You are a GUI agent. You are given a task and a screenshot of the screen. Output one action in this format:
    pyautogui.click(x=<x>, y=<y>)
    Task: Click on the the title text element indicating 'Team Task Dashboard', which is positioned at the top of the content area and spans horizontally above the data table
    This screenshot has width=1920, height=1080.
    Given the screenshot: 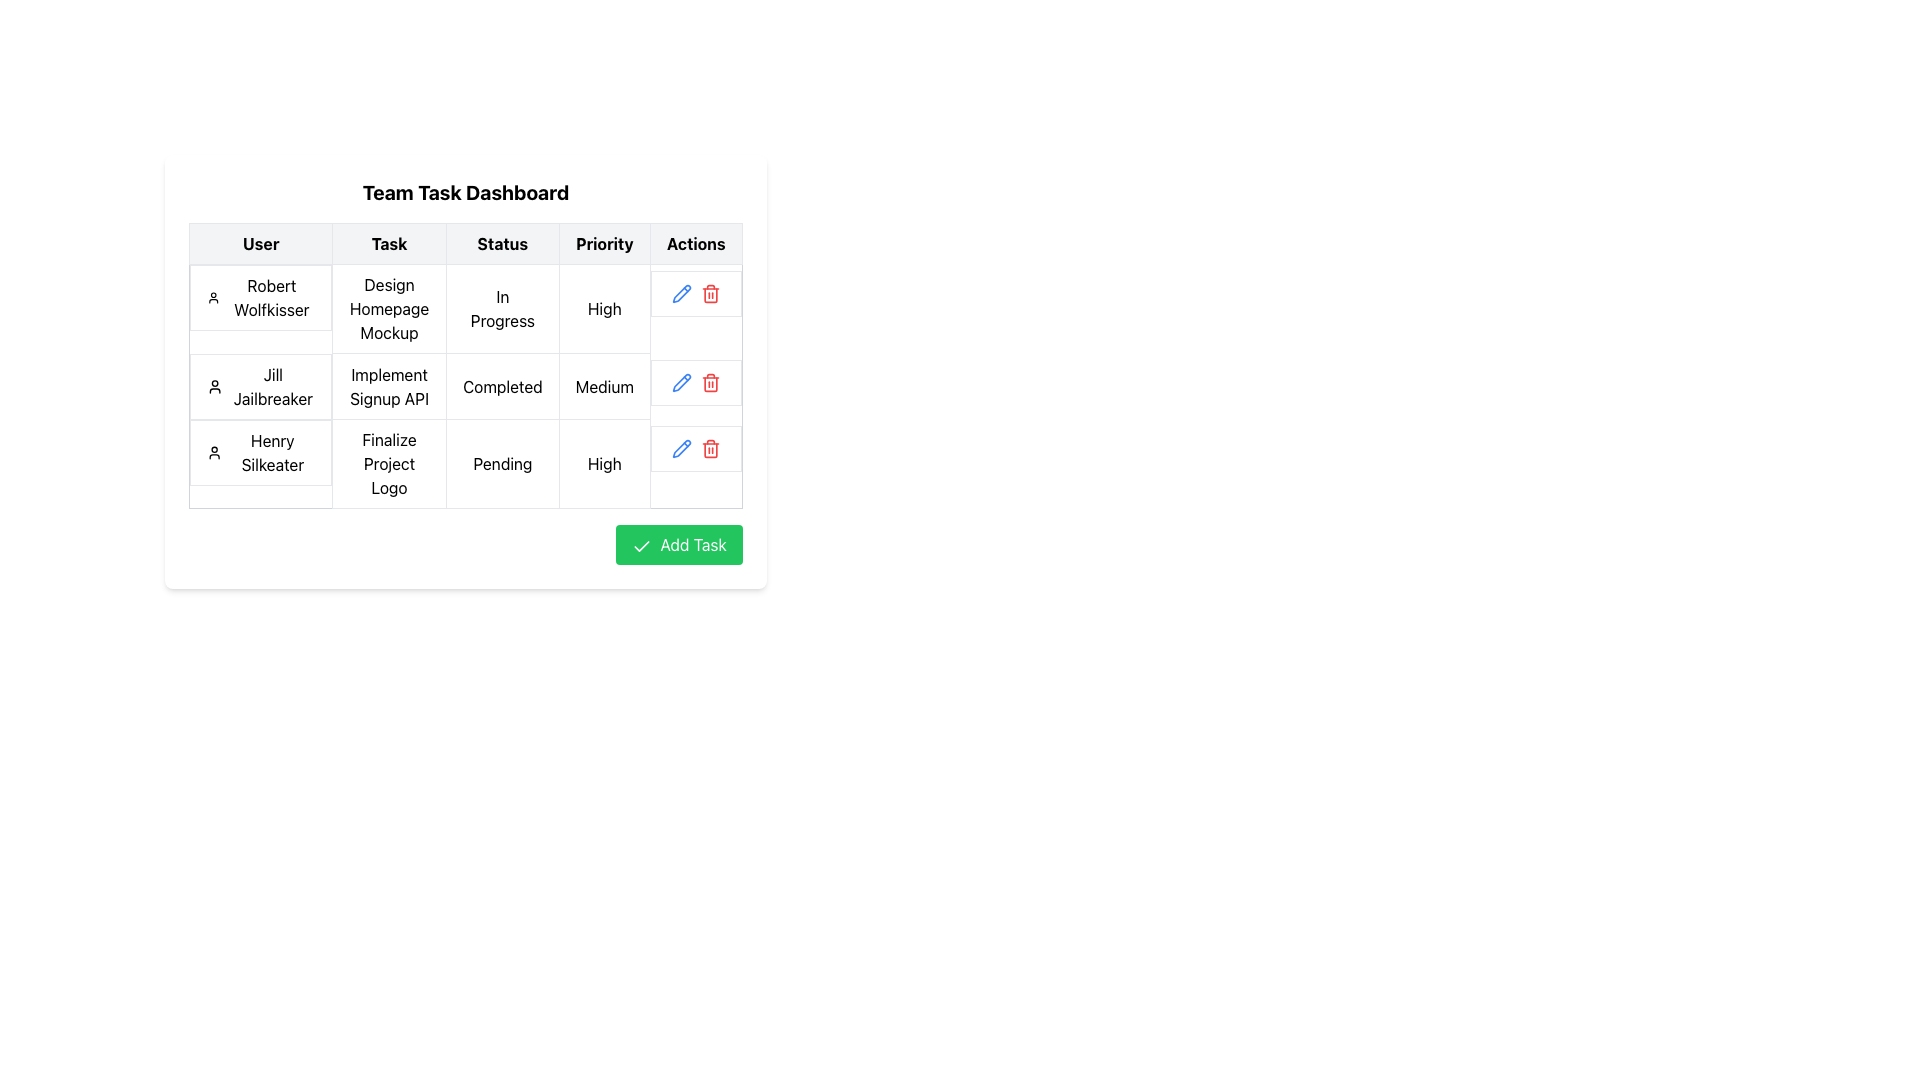 What is the action you would take?
    pyautogui.click(x=464, y=192)
    